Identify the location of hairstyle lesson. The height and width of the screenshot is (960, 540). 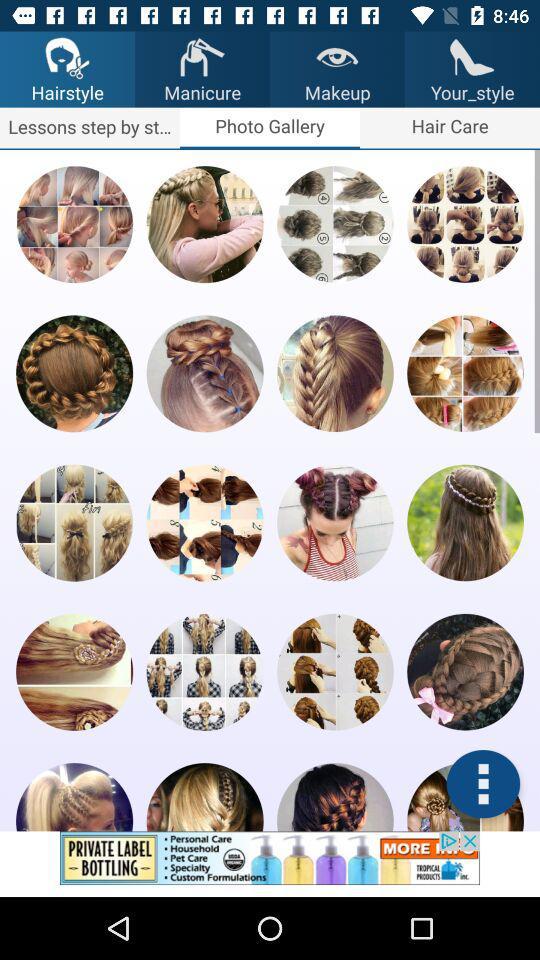
(204, 372).